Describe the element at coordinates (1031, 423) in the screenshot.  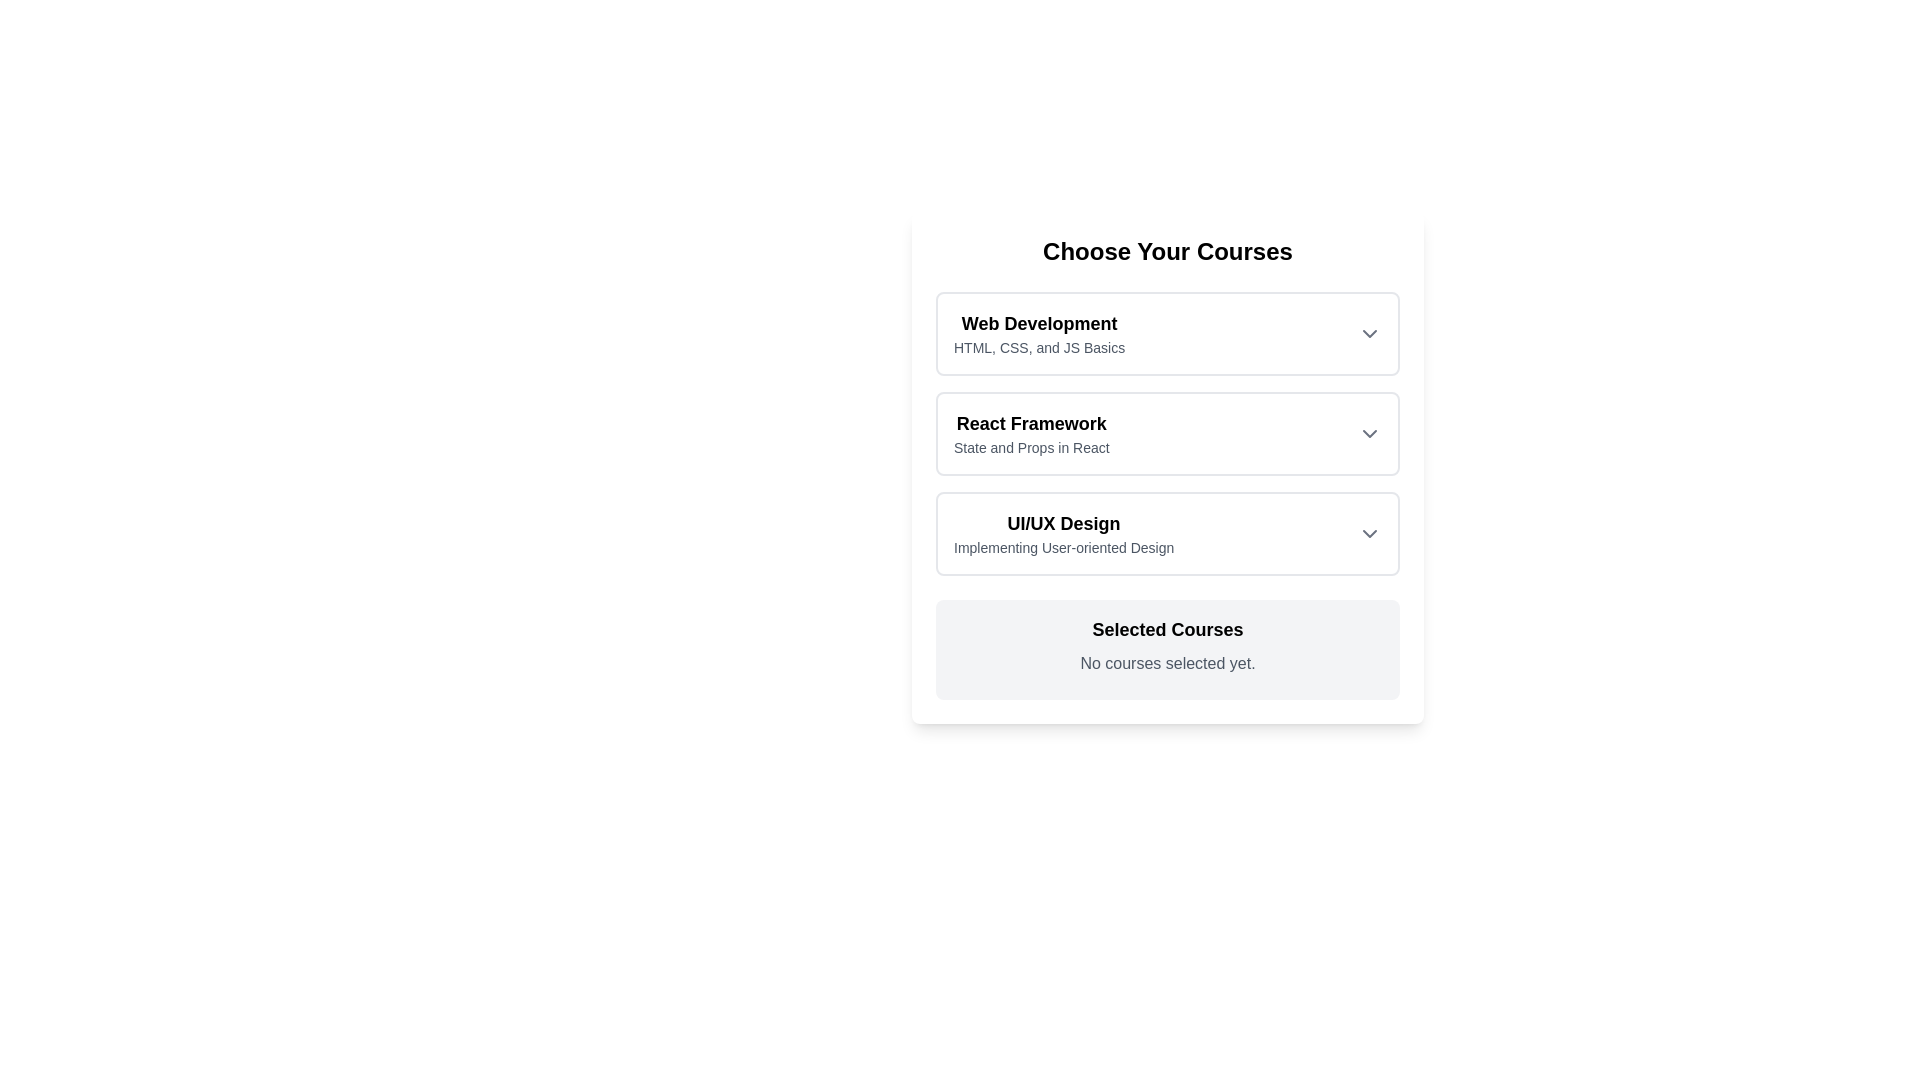
I see `the 'React Framework' text label in the 'Choose Your Courses' interface, which is positioned directly above the 'State and Props in React' text` at that location.